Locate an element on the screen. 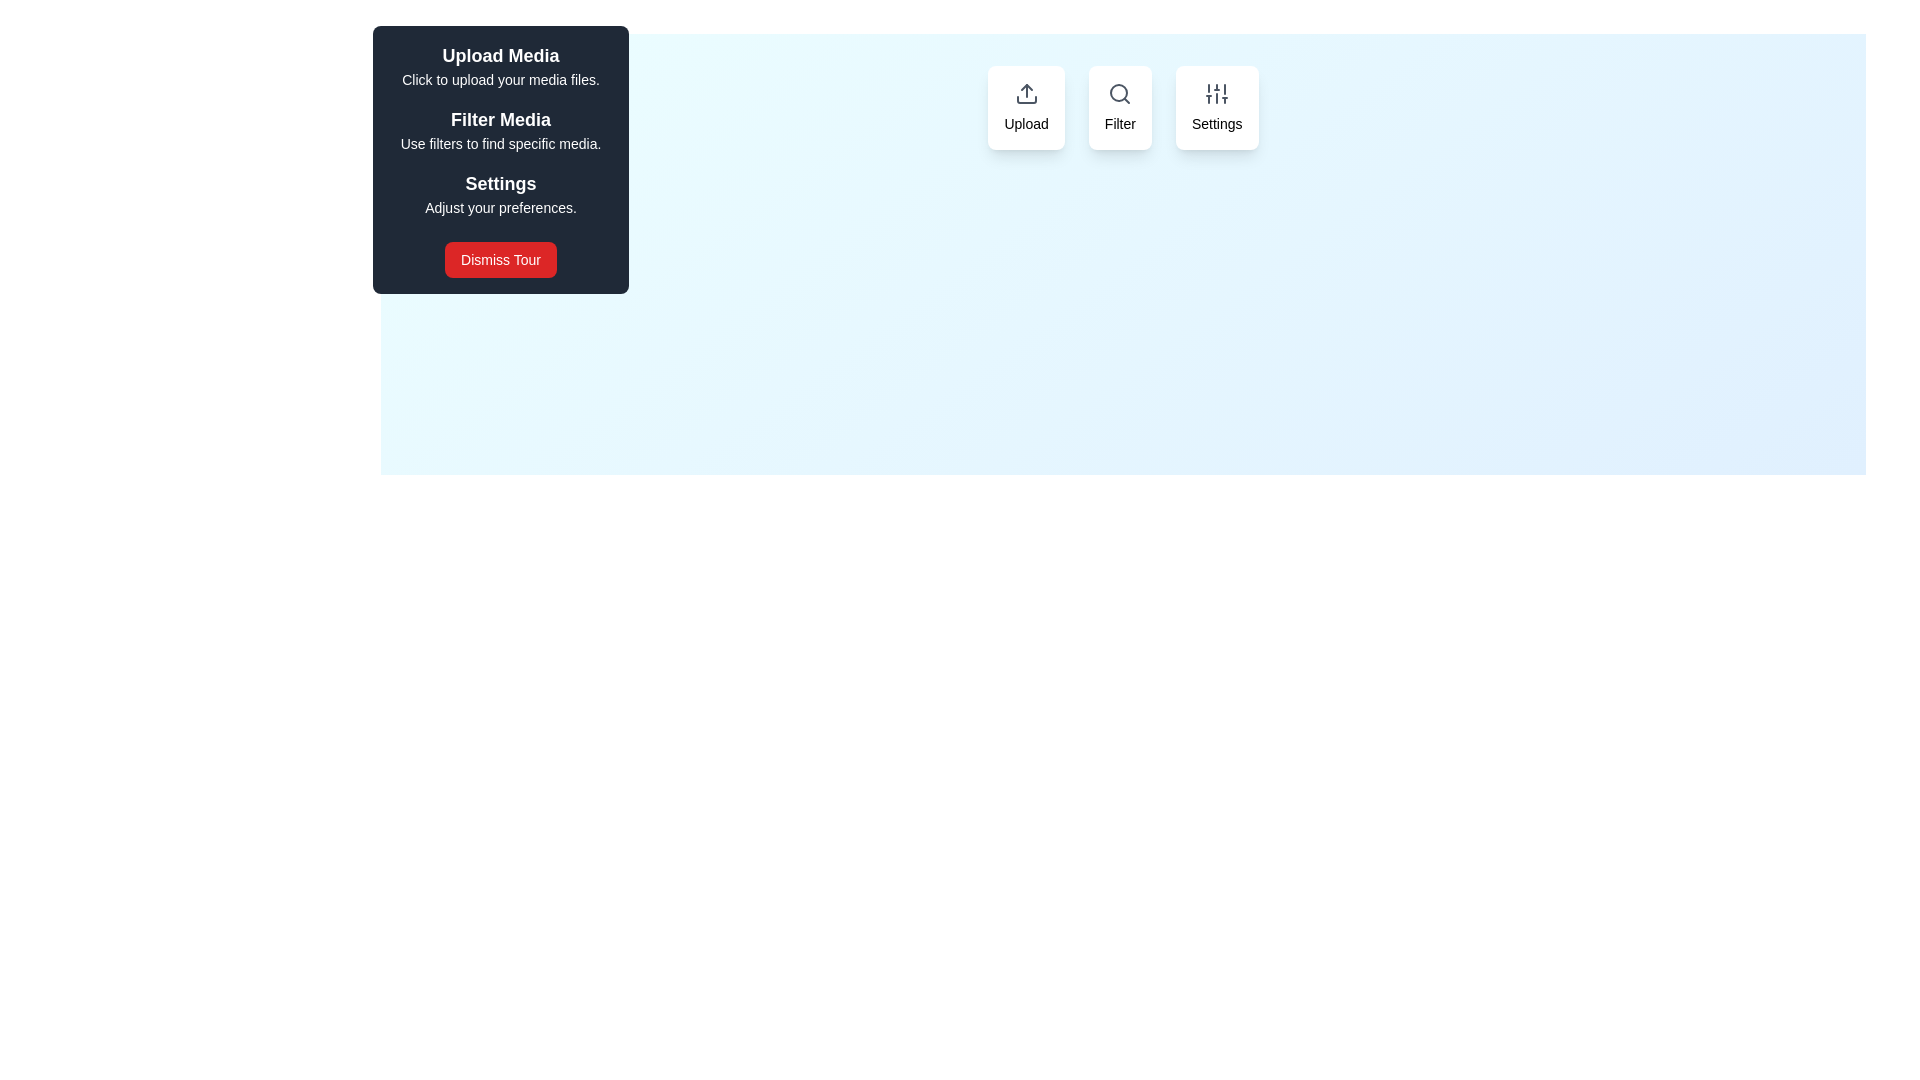  the static text element that serves as the header for the section, located above the text 'Click to upload your media files.' is located at coordinates (500, 55).